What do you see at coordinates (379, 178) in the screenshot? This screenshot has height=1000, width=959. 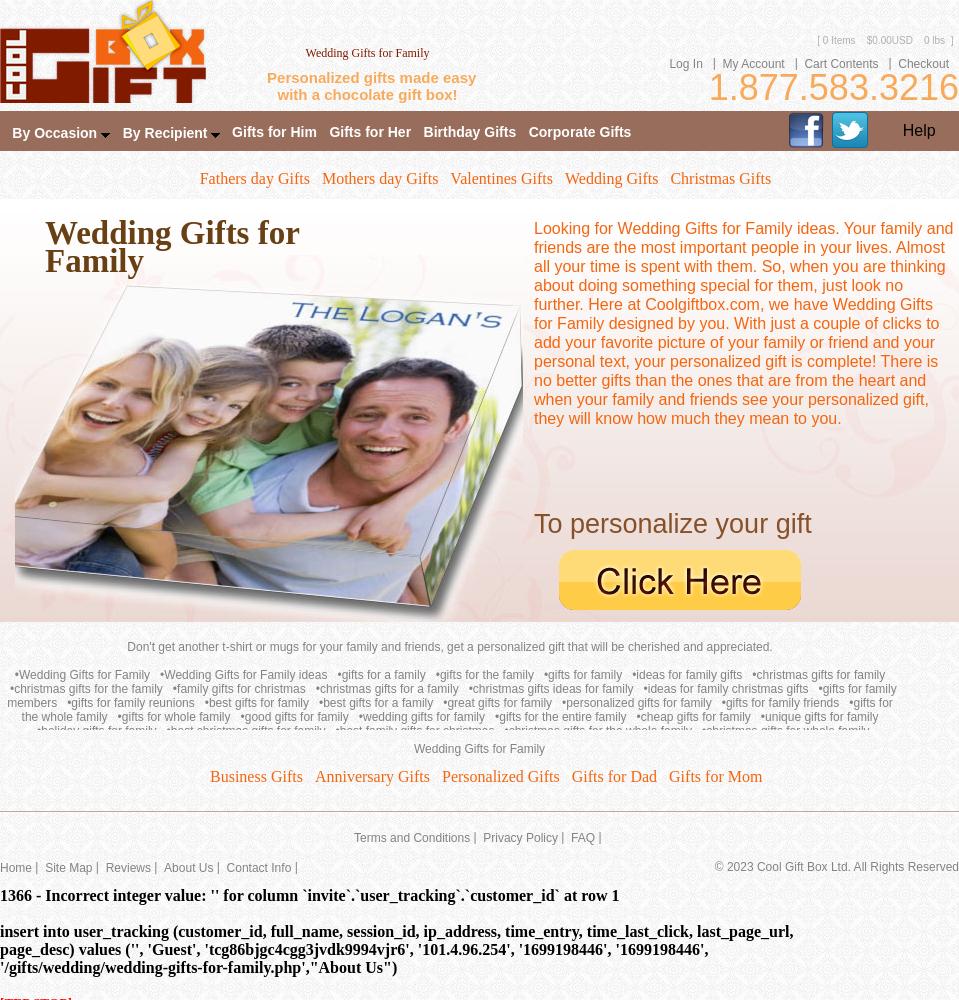 I see `'Mothers day Gifts'` at bounding box center [379, 178].